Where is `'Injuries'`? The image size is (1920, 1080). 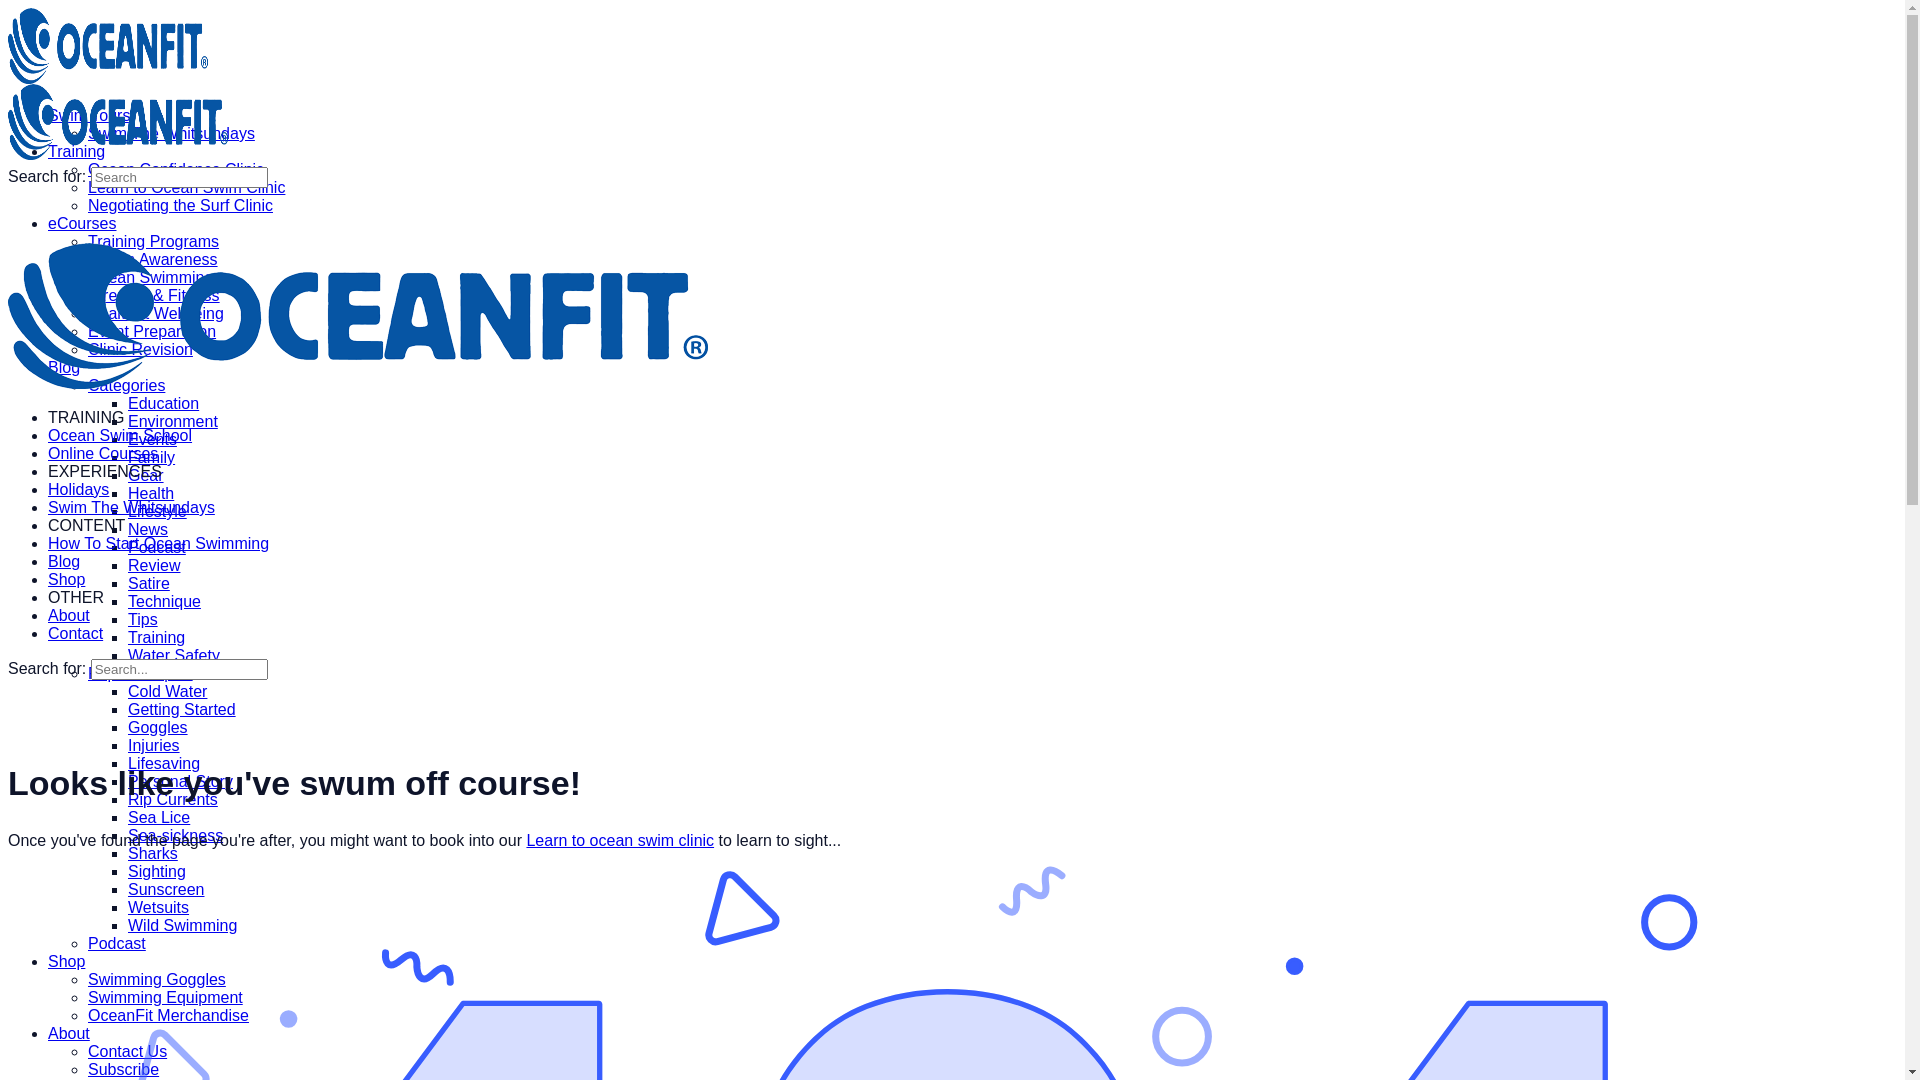 'Injuries' is located at coordinates (152, 745).